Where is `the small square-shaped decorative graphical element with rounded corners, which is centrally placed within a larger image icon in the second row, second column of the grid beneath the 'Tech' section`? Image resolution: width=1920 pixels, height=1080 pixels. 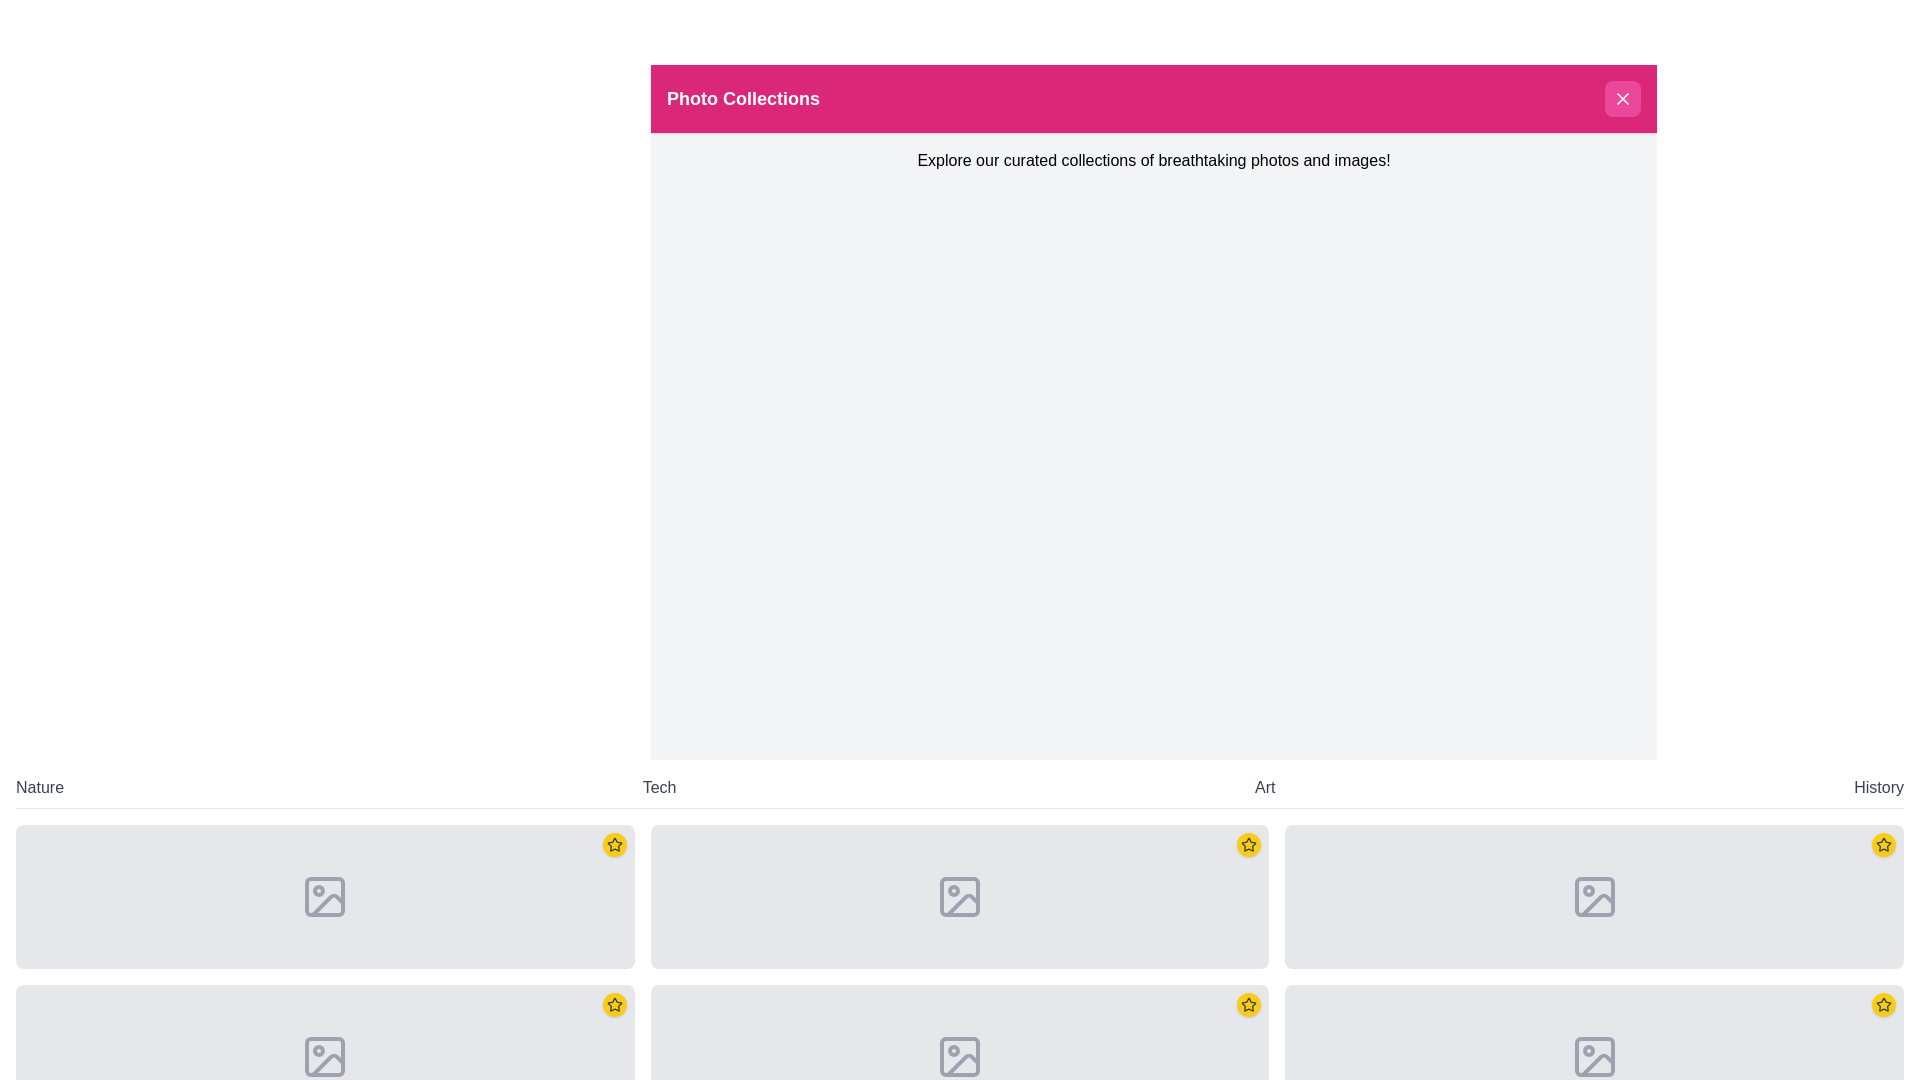
the small square-shaped decorative graphical element with rounded corners, which is centrally placed within a larger image icon in the second row, second column of the grid beneath the 'Tech' section is located at coordinates (960, 896).